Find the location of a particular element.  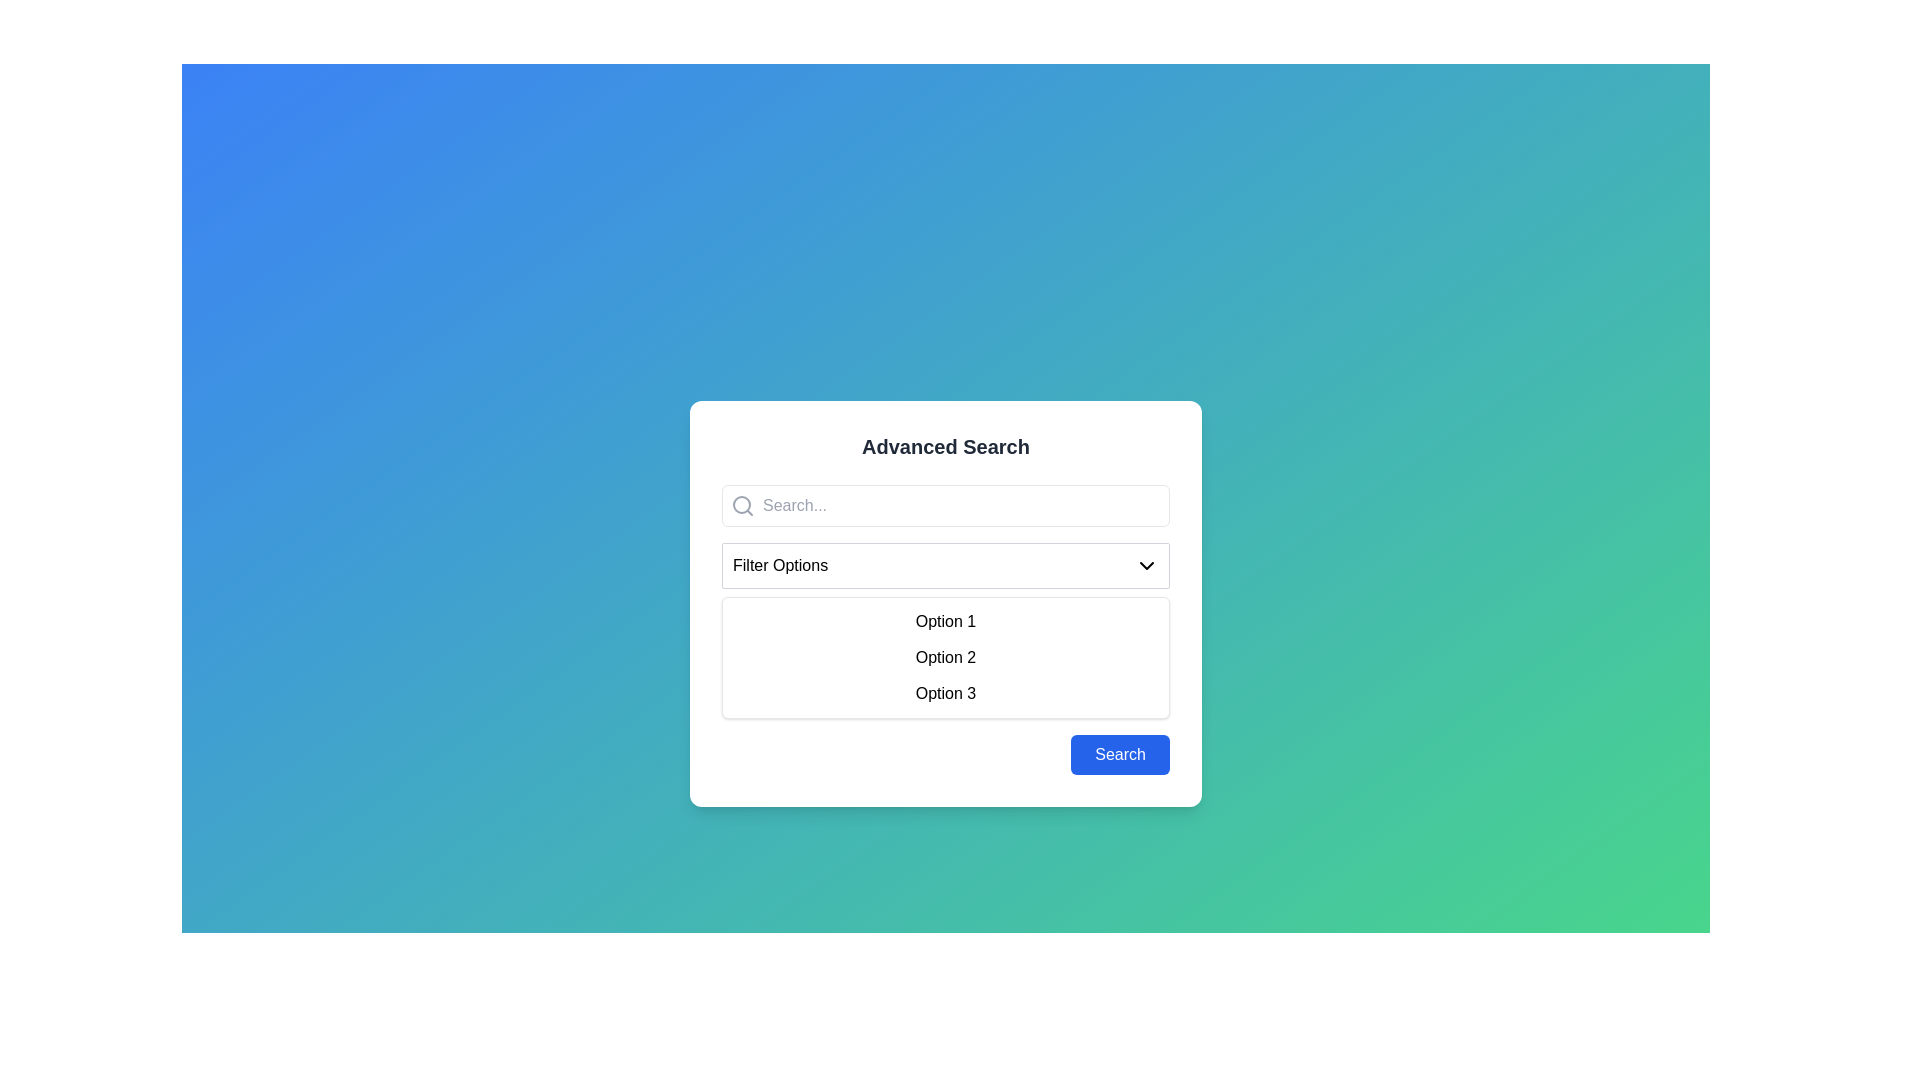

one of the options in the dropdown menu labeled 'Filter Options' is located at coordinates (944, 628).